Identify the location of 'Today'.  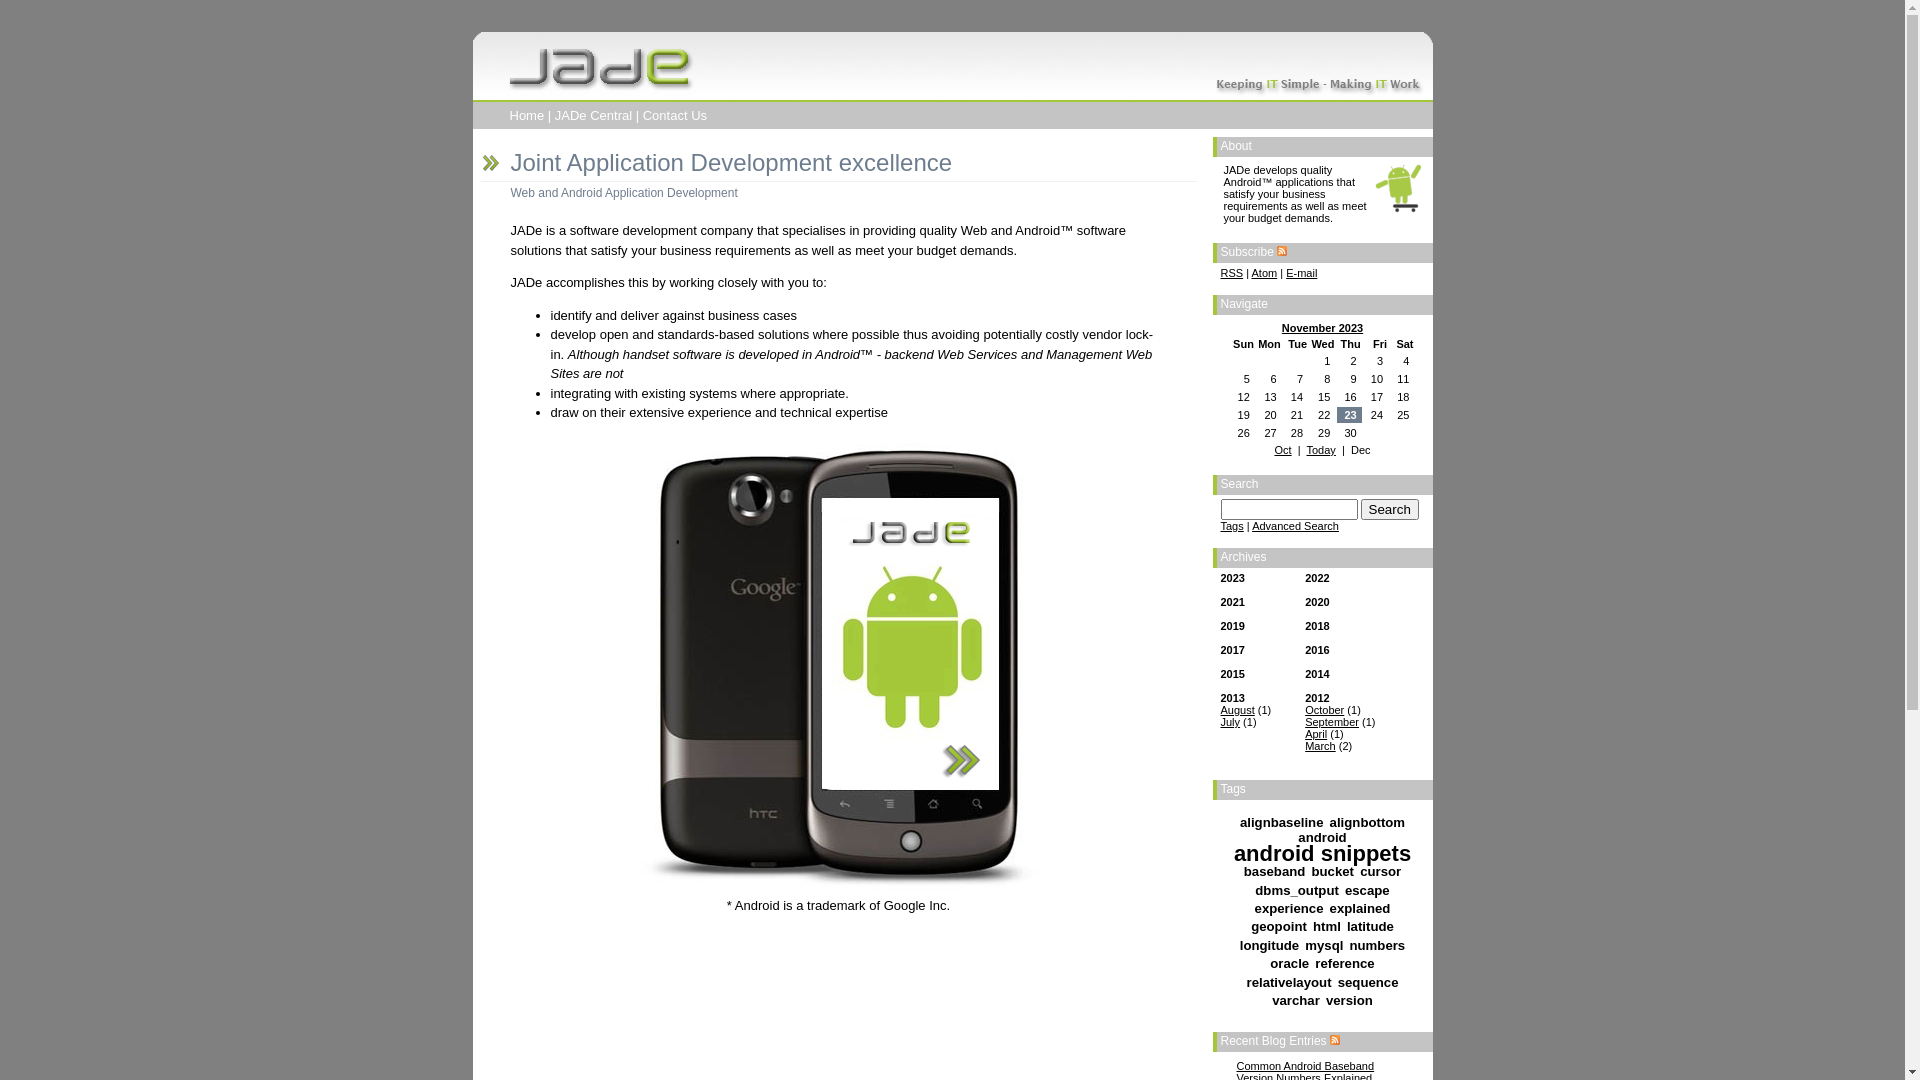
(1320, 450).